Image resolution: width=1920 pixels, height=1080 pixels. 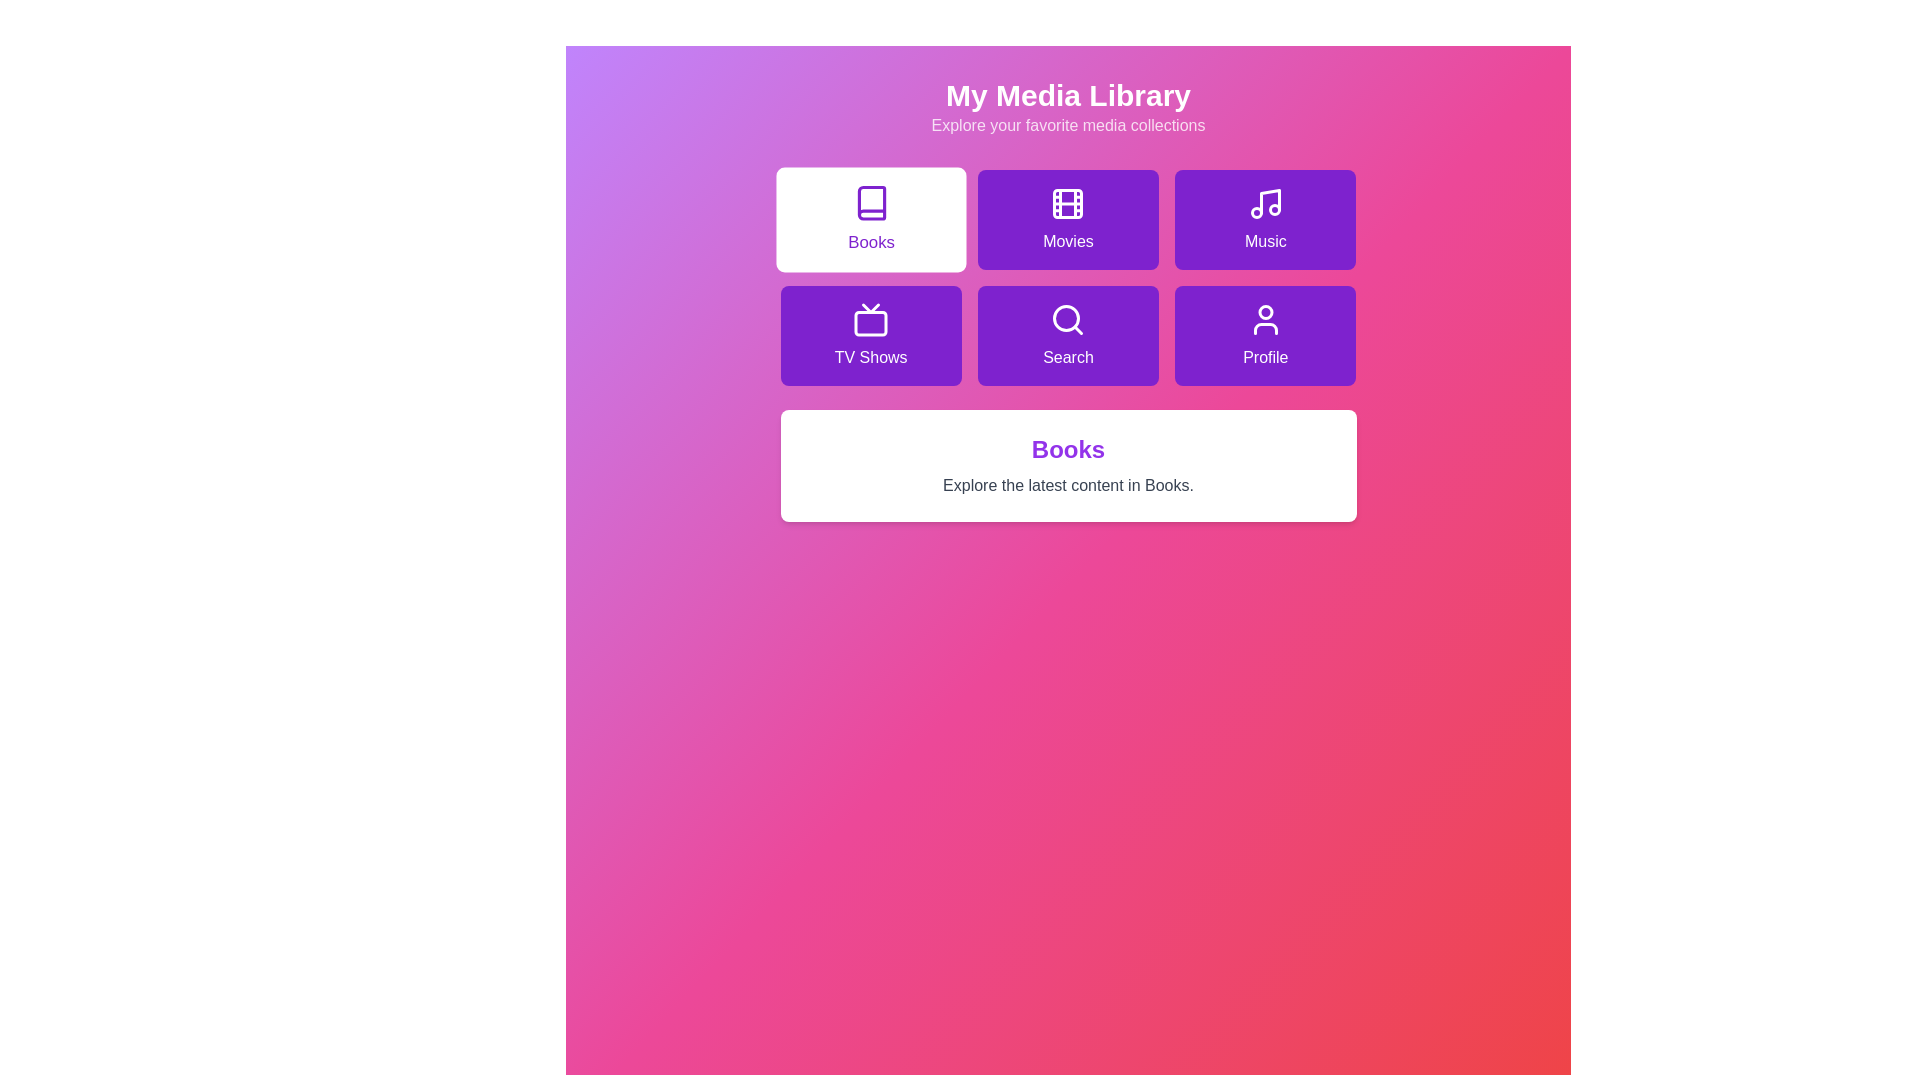 What do you see at coordinates (871, 308) in the screenshot?
I see `the purple triangular shape at the top-center of the TV icon, representing an antenna or signal element` at bounding box center [871, 308].